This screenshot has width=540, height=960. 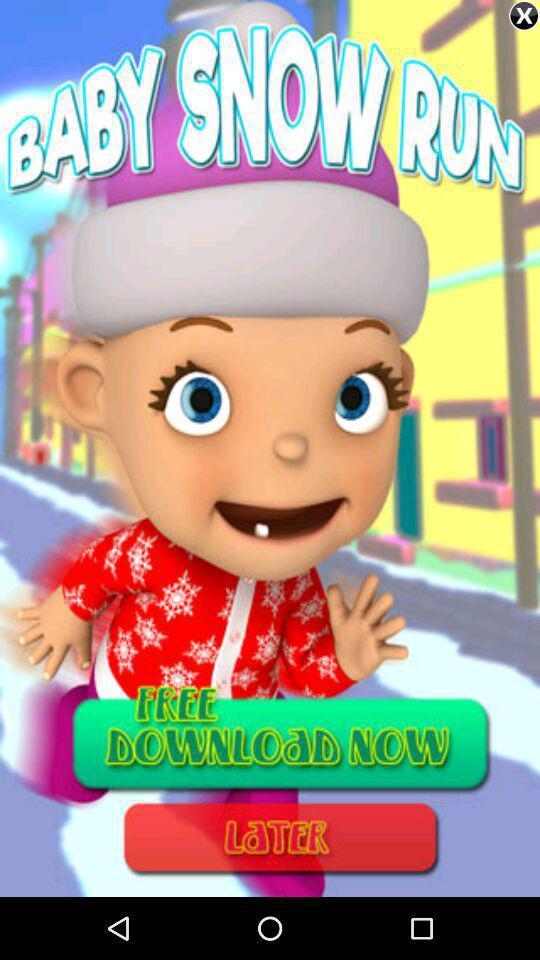 What do you see at coordinates (524, 15) in the screenshot?
I see `the close icon` at bounding box center [524, 15].